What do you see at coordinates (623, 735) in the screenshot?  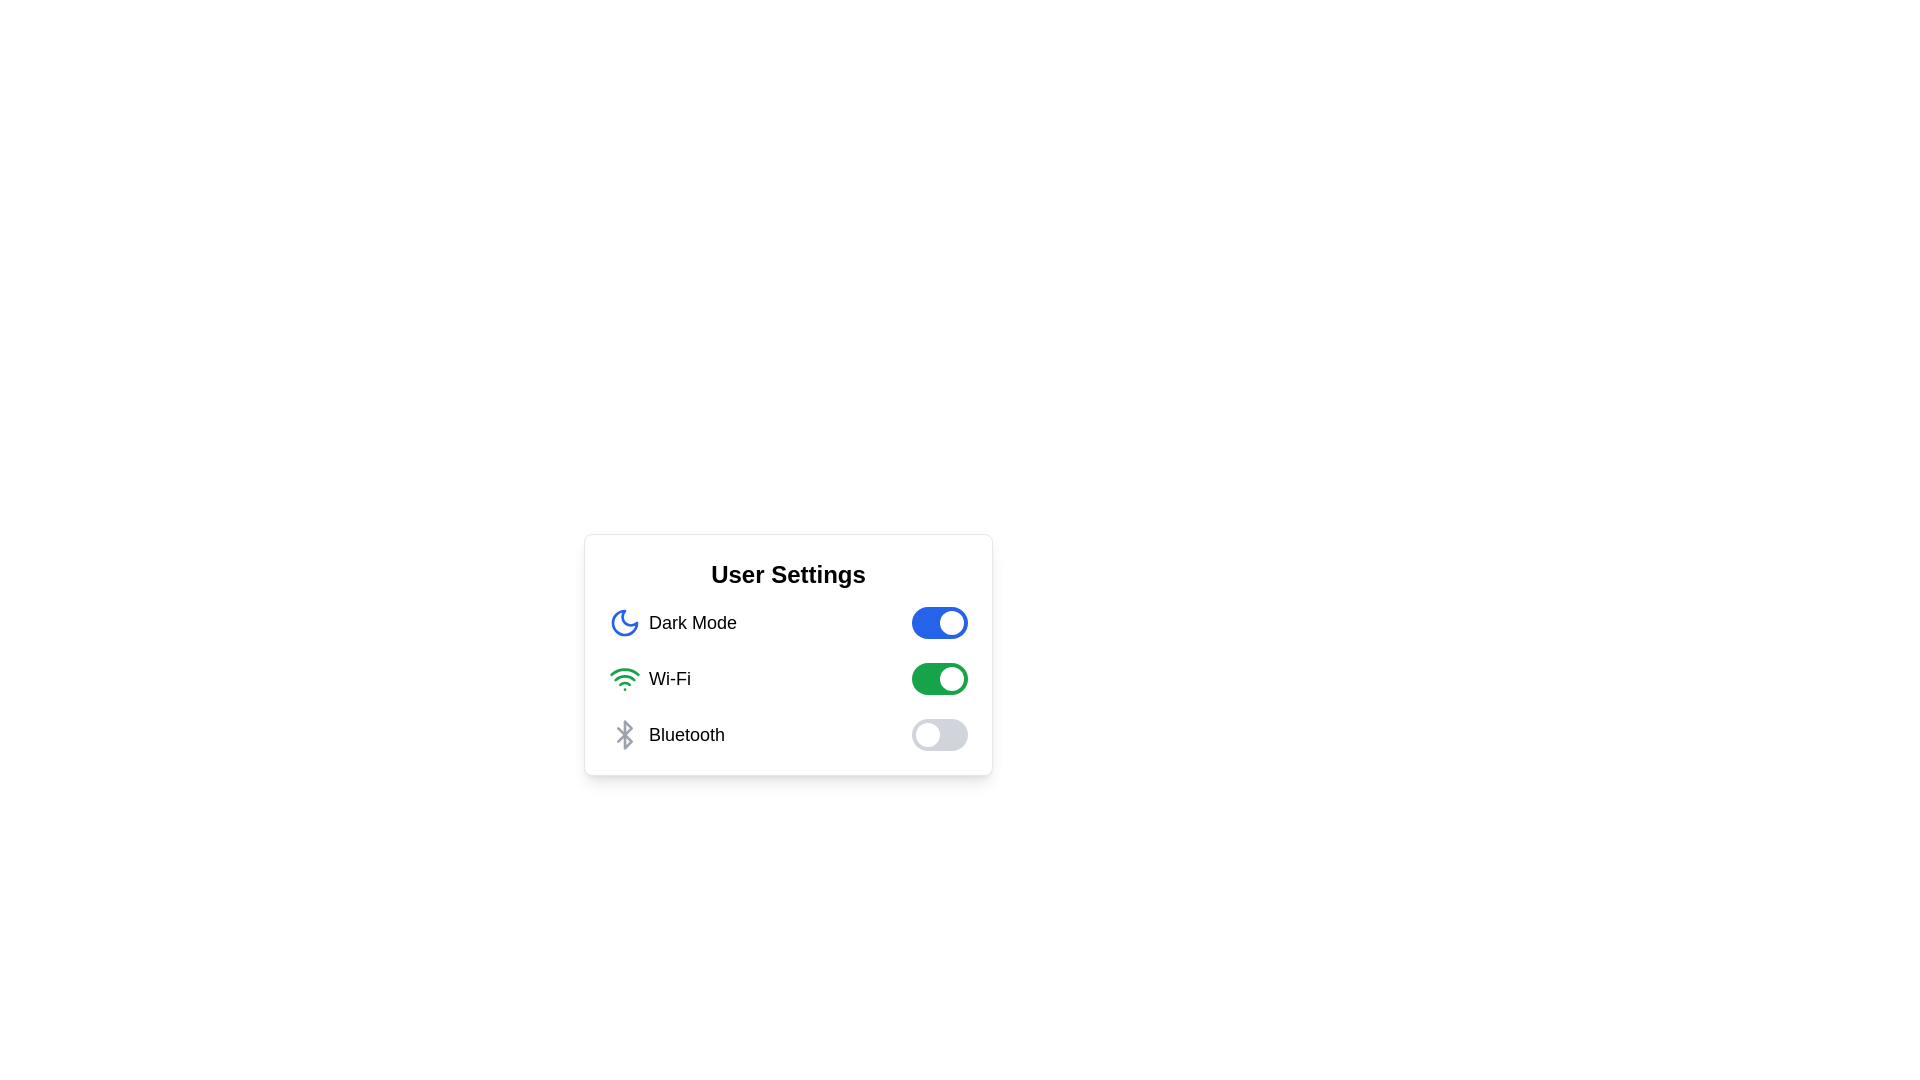 I see `the Bluetooth icon located to the left of the 'Bluetooth' text label in the User Settings interface` at bounding box center [623, 735].